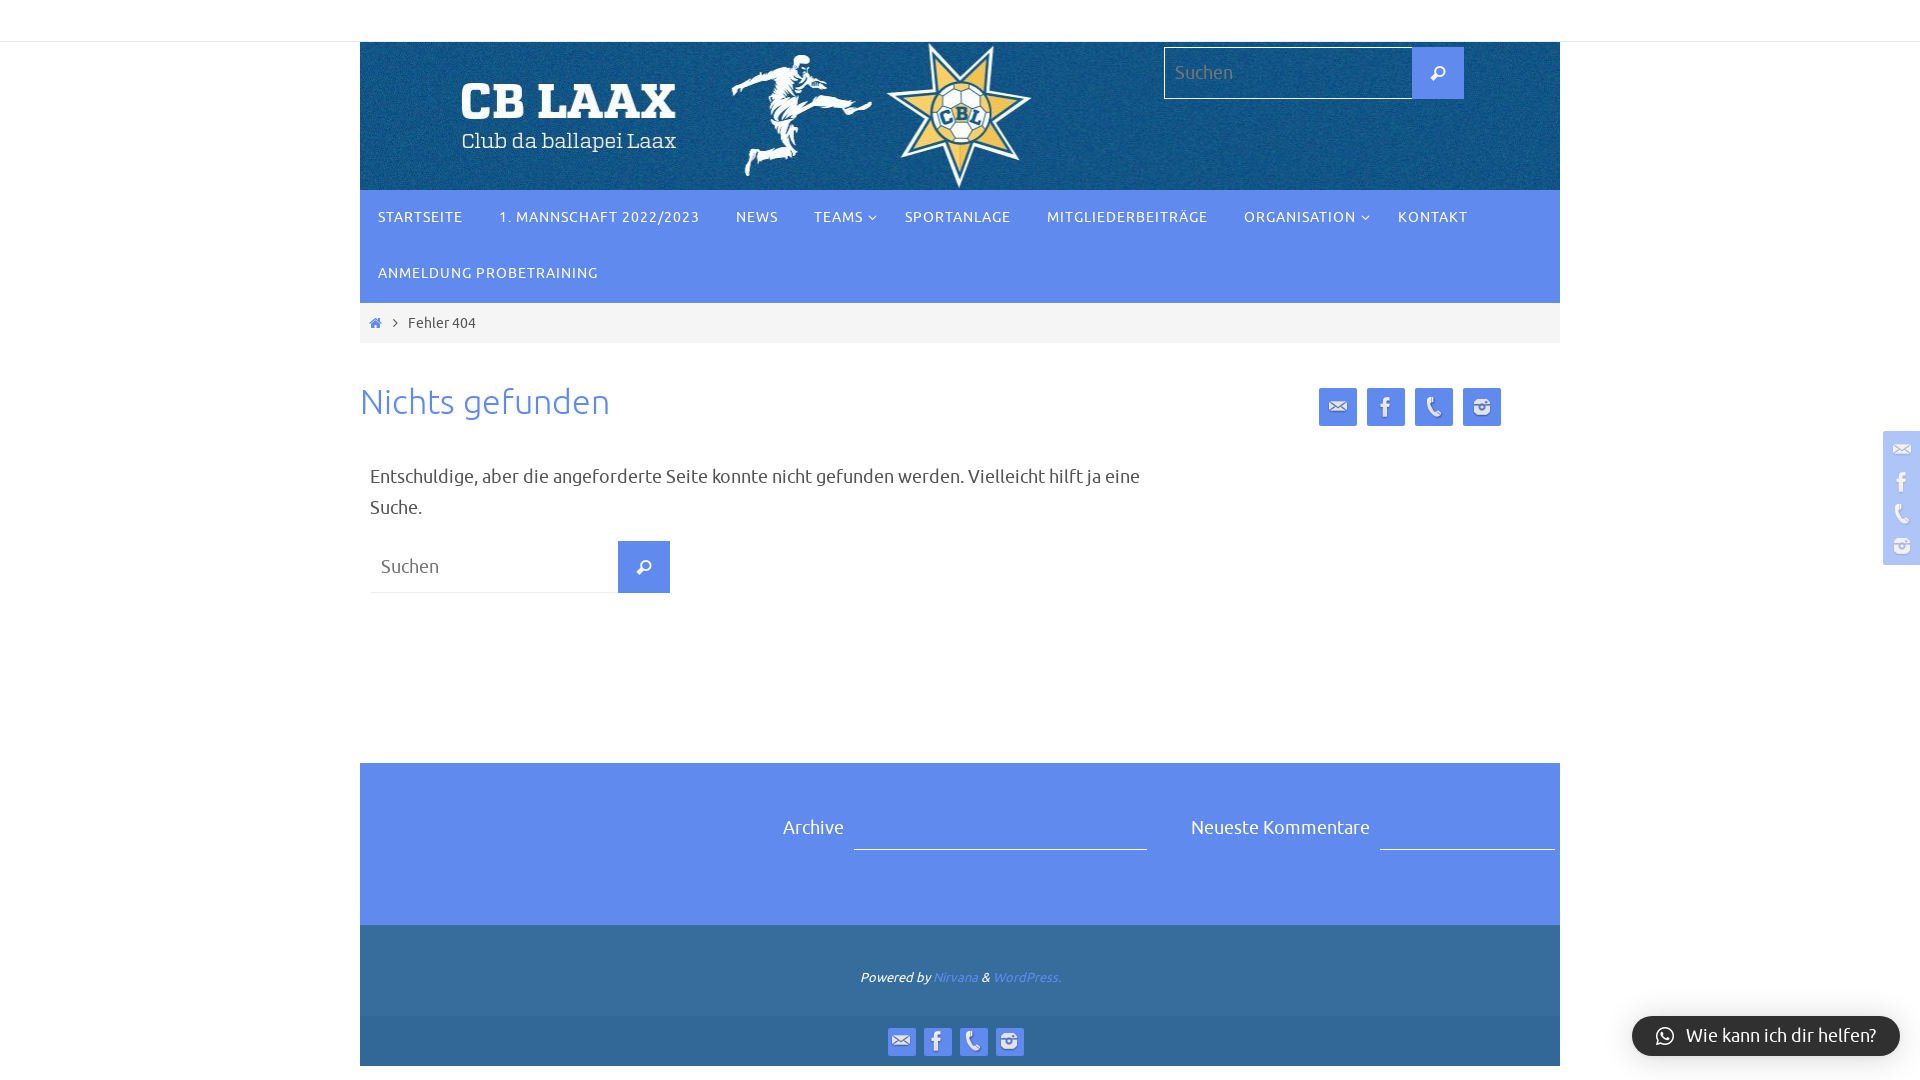  I want to click on 'Wie kann ich dir helfen?', so click(1766, 1035).